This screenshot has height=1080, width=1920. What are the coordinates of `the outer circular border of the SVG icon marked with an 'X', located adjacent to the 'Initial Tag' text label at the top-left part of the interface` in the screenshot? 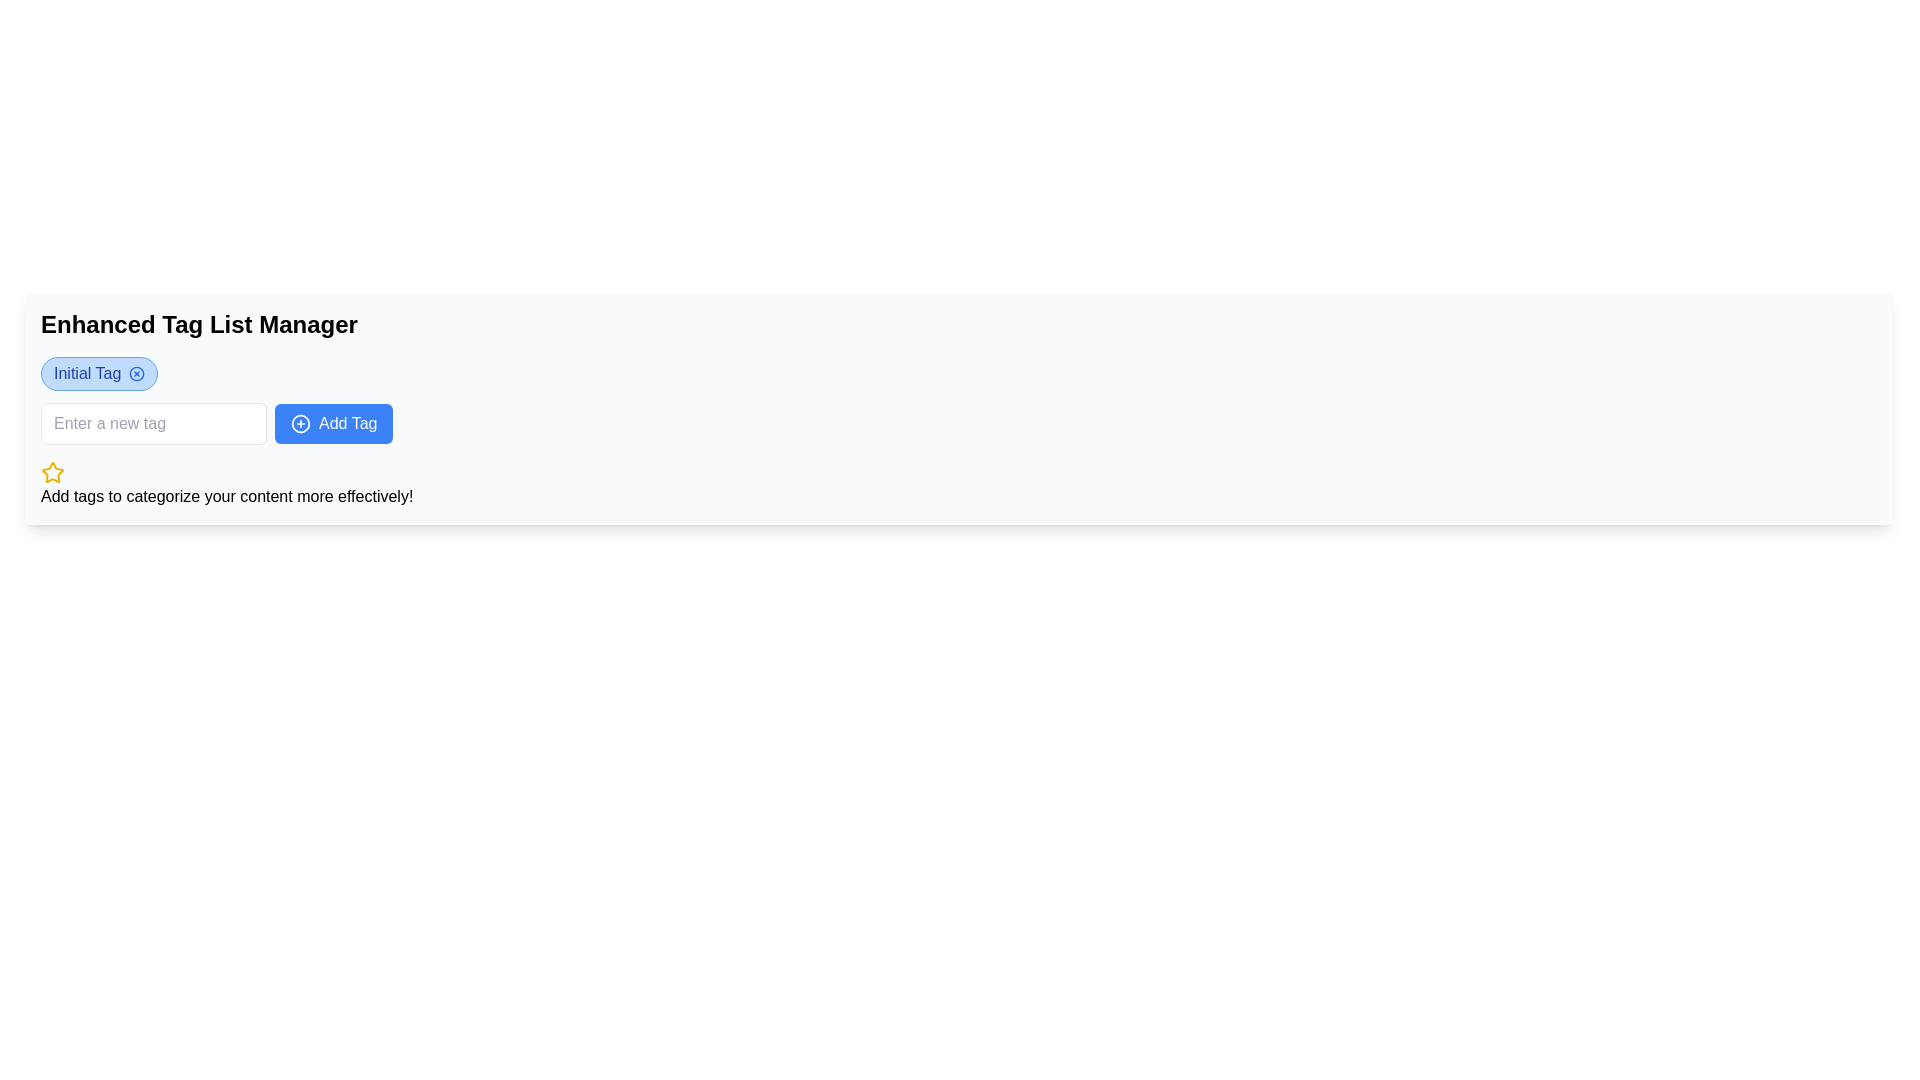 It's located at (136, 374).